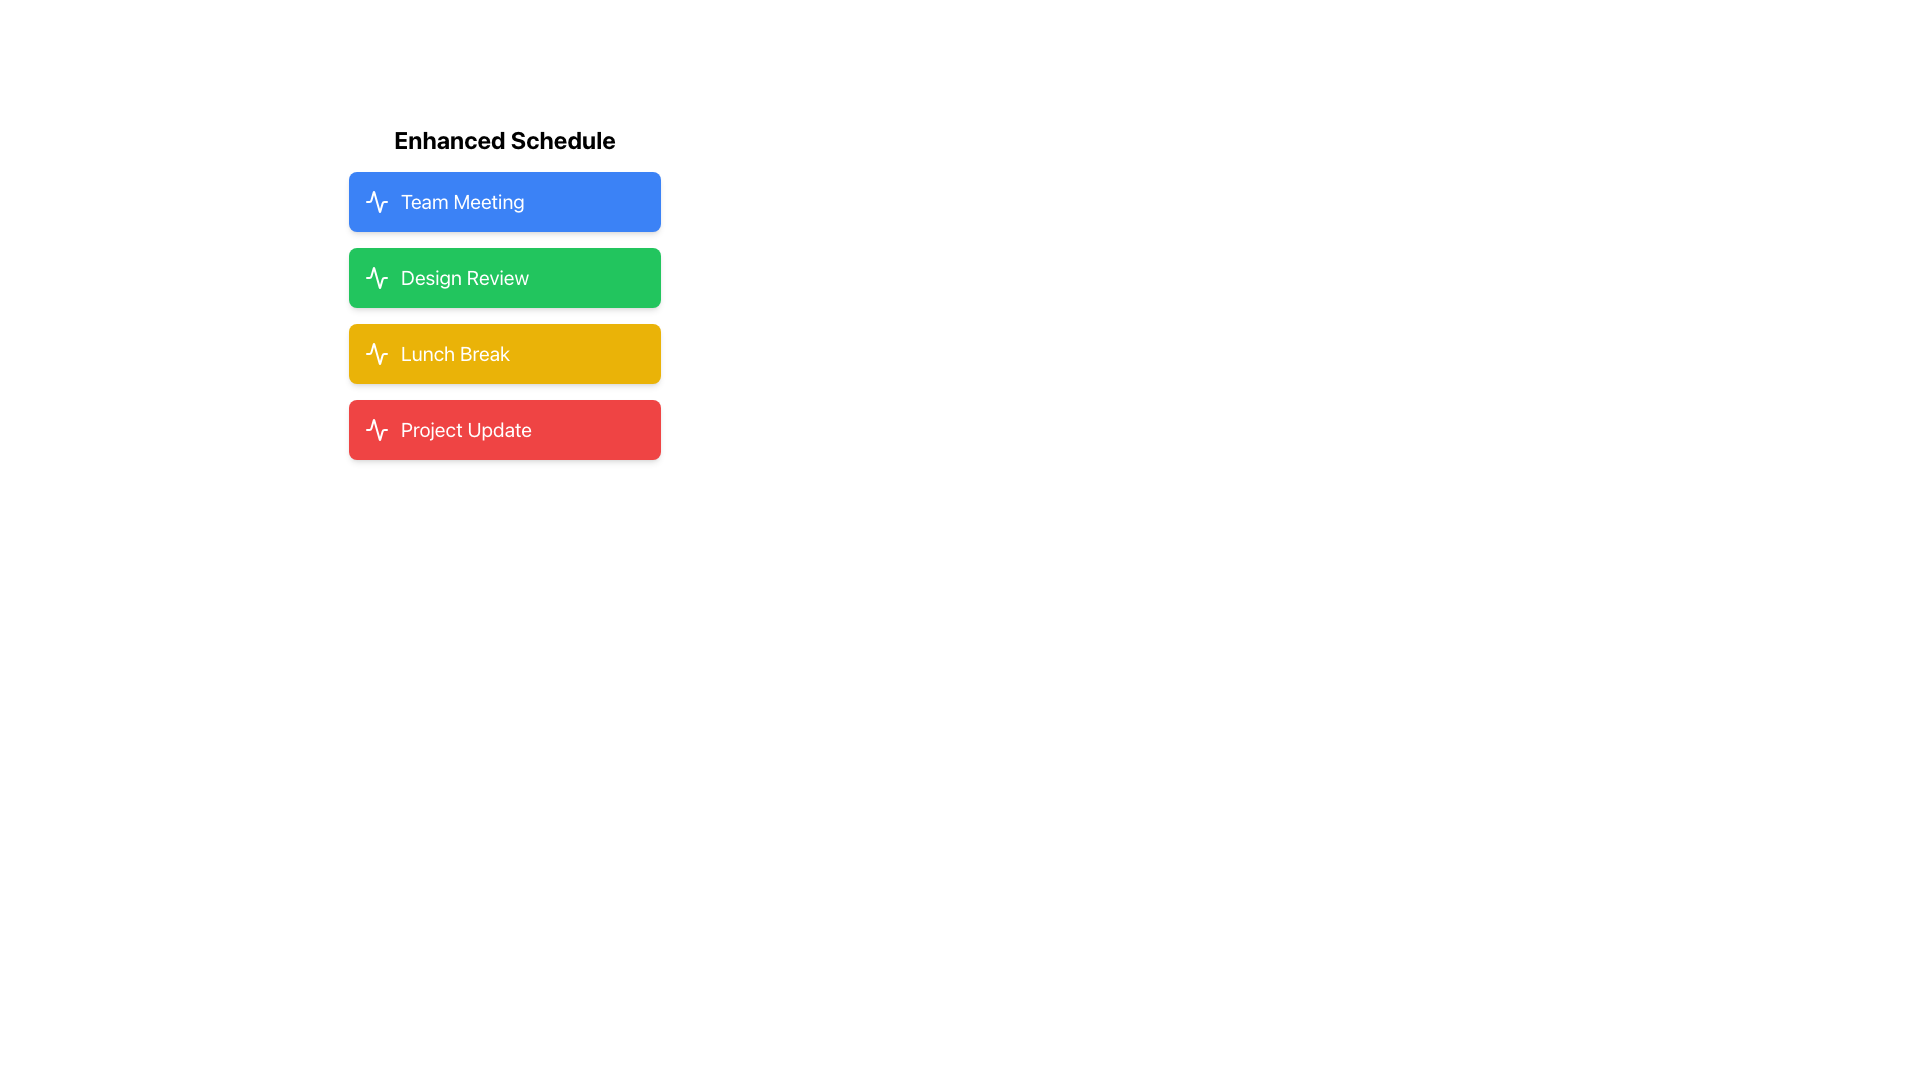 The image size is (1920, 1080). What do you see at coordinates (377, 201) in the screenshot?
I see `the small graphic icon representing a waveform or heartbeat symbol, which is located on the left side of the blue card for the 'Team Meeting' entry in the Enhanced Schedule list` at bounding box center [377, 201].